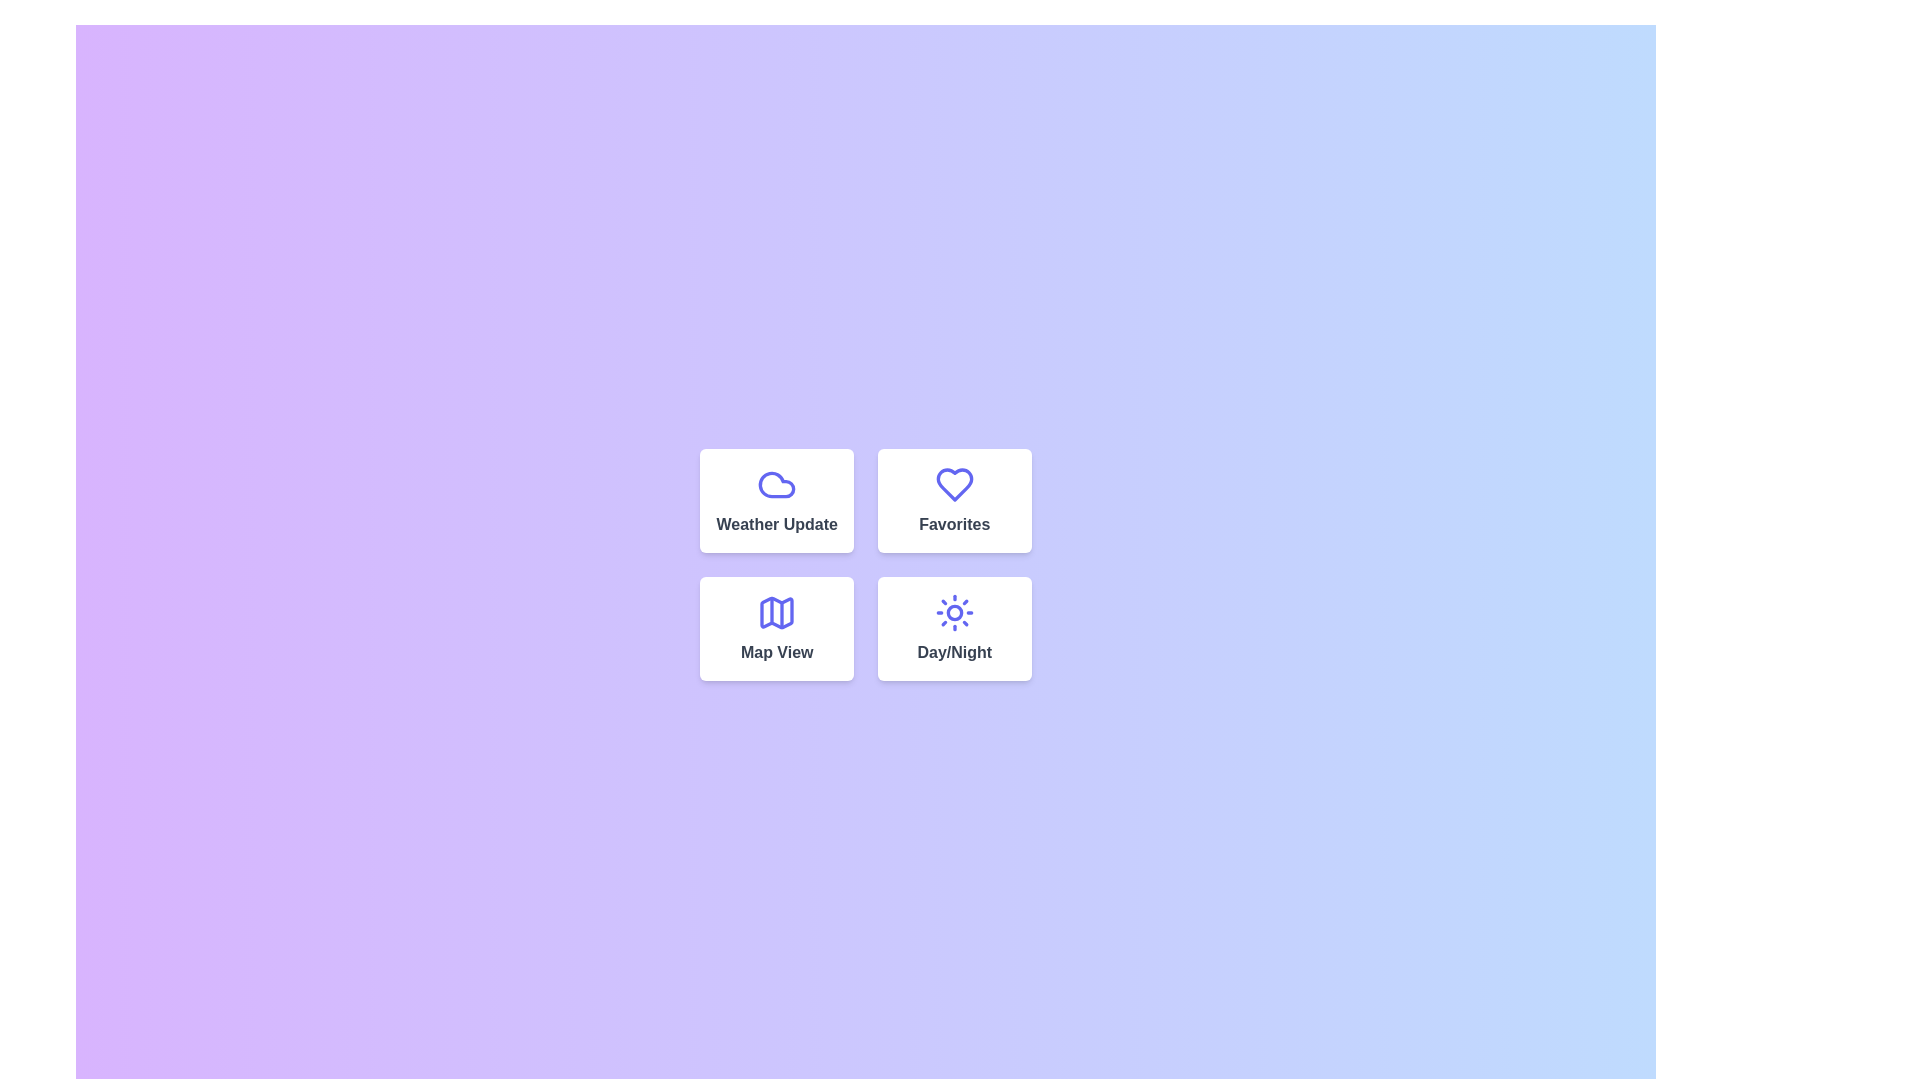 The width and height of the screenshot is (1920, 1080). I want to click on the navigation icon representing the 'Map View' functionality, which is located in the lower-left of the grid of cards, centered above the title text, so click(776, 612).